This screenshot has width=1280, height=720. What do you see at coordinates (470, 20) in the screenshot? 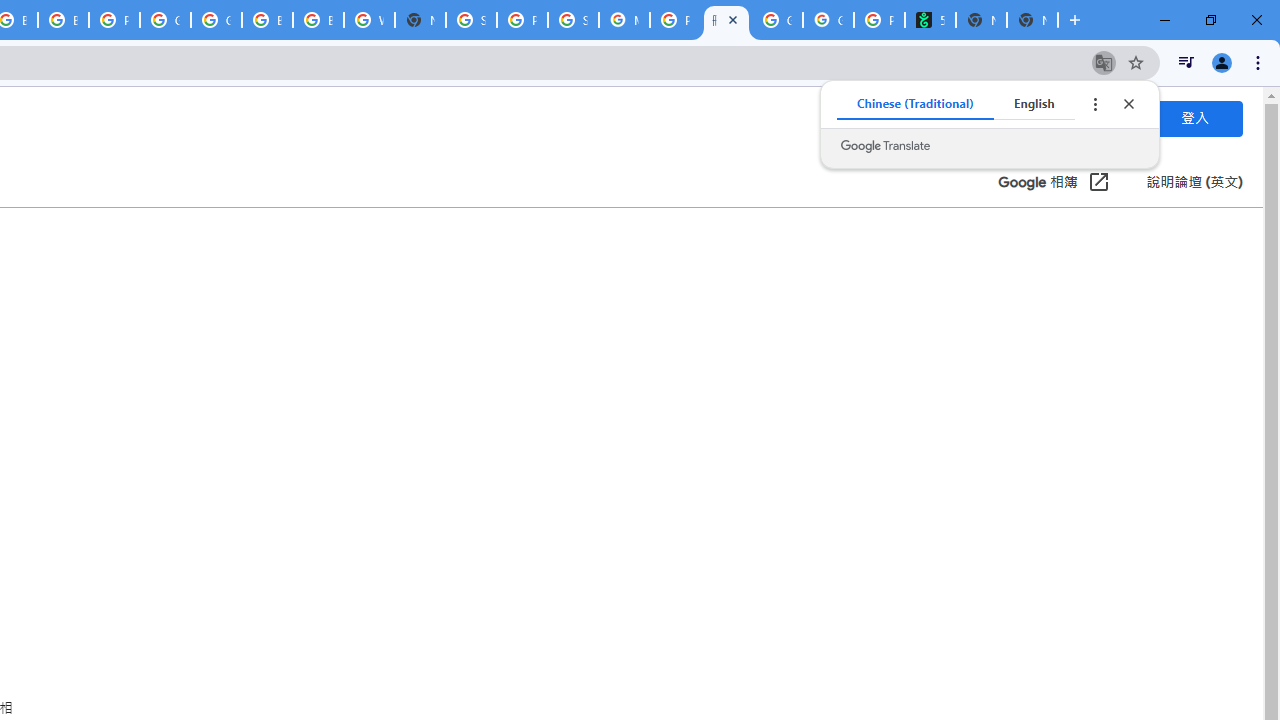
I see `'Sign in - Google Accounts'` at bounding box center [470, 20].